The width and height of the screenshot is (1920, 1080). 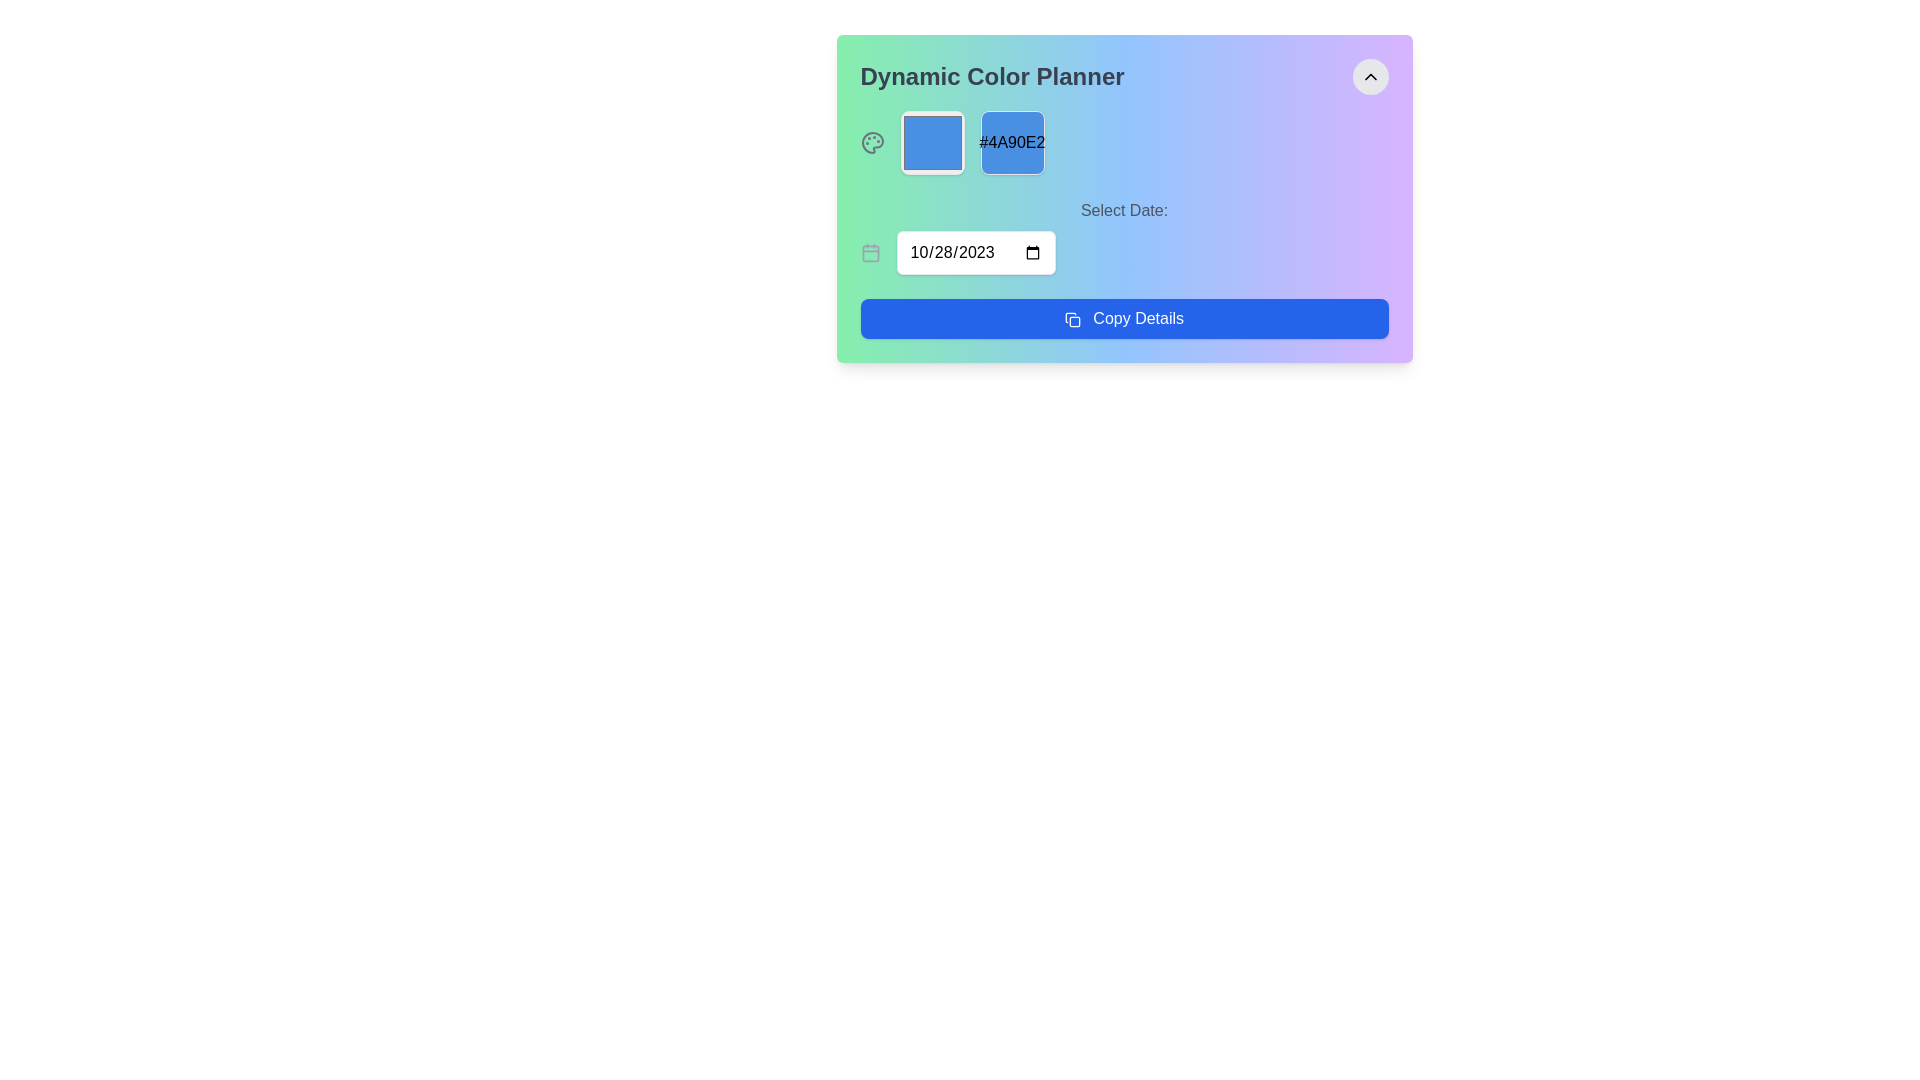 What do you see at coordinates (1074, 320) in the screenshot?
I see `the Icon sub-component located at the center of the smaller square within the Copy Details button's SVG icon` at bounding box center [1074, 320].